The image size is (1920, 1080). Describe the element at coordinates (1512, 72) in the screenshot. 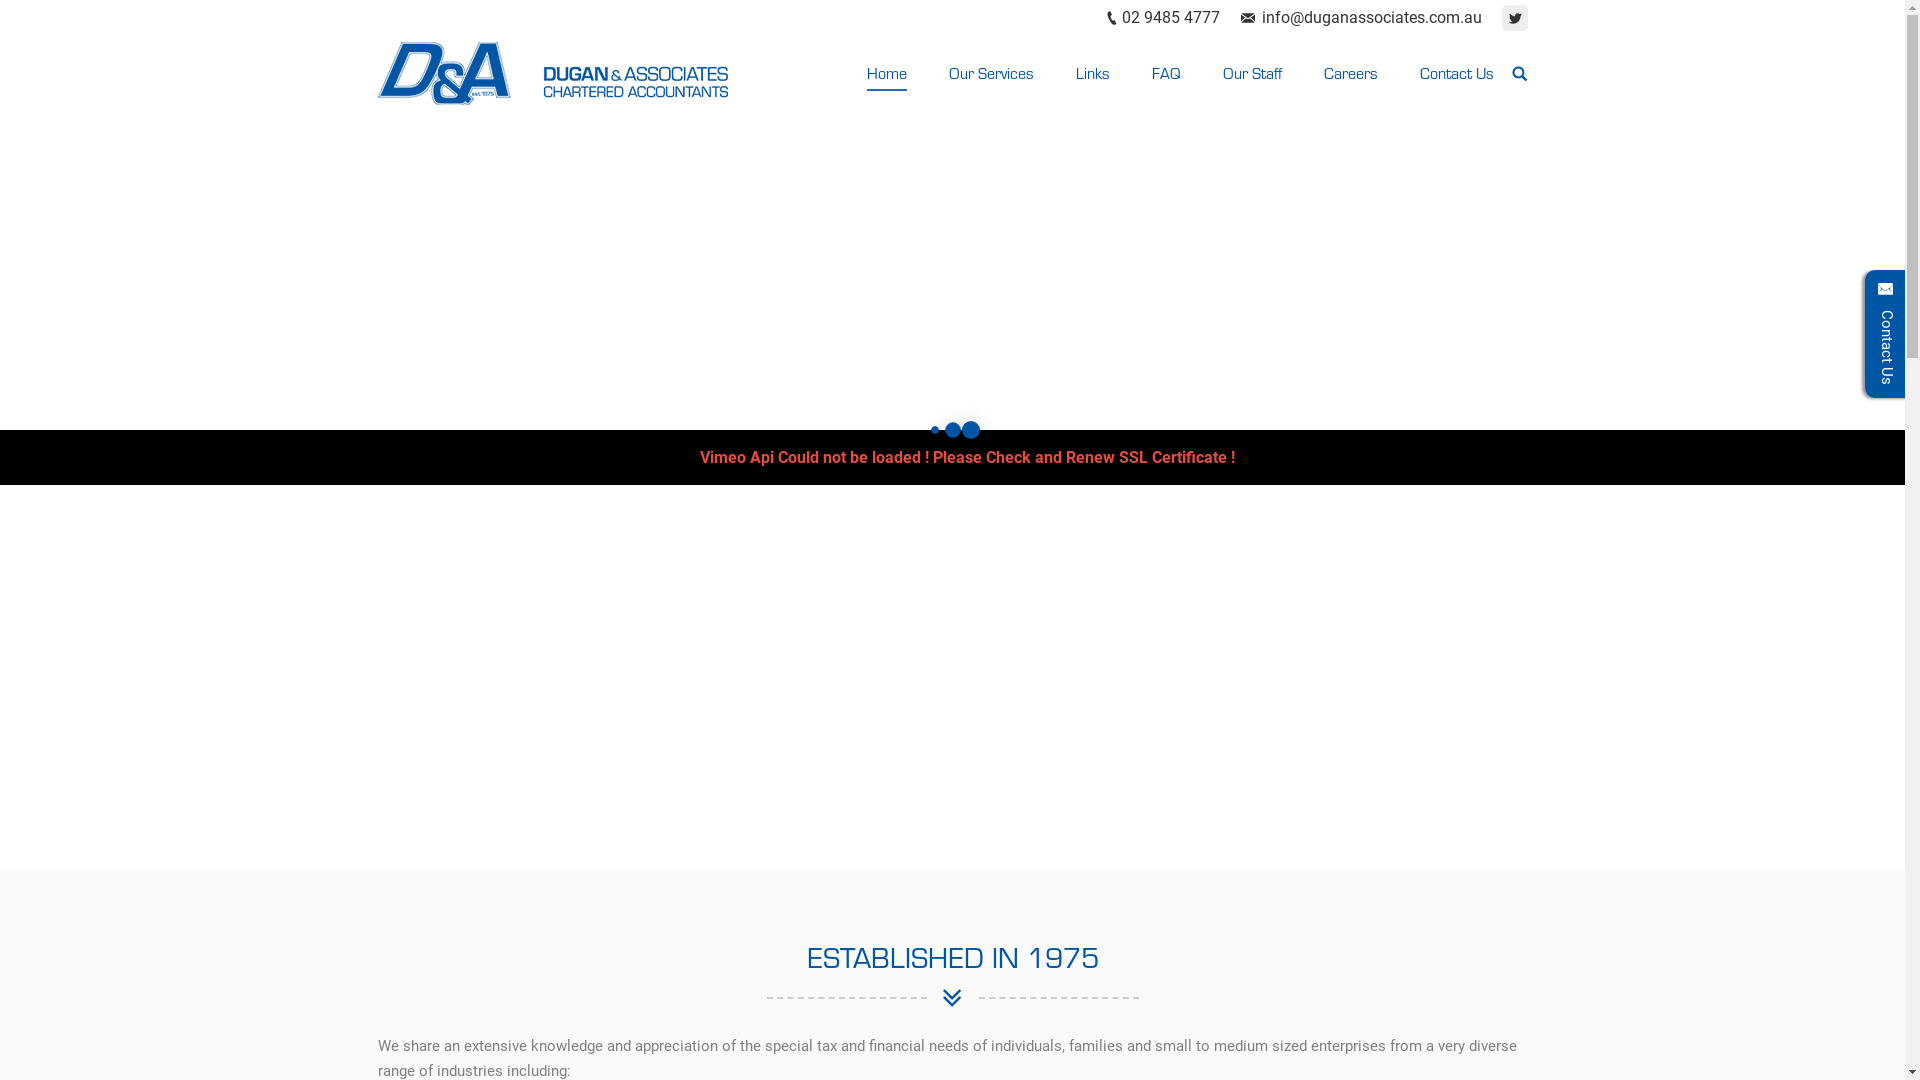

I see `' '` at that location.